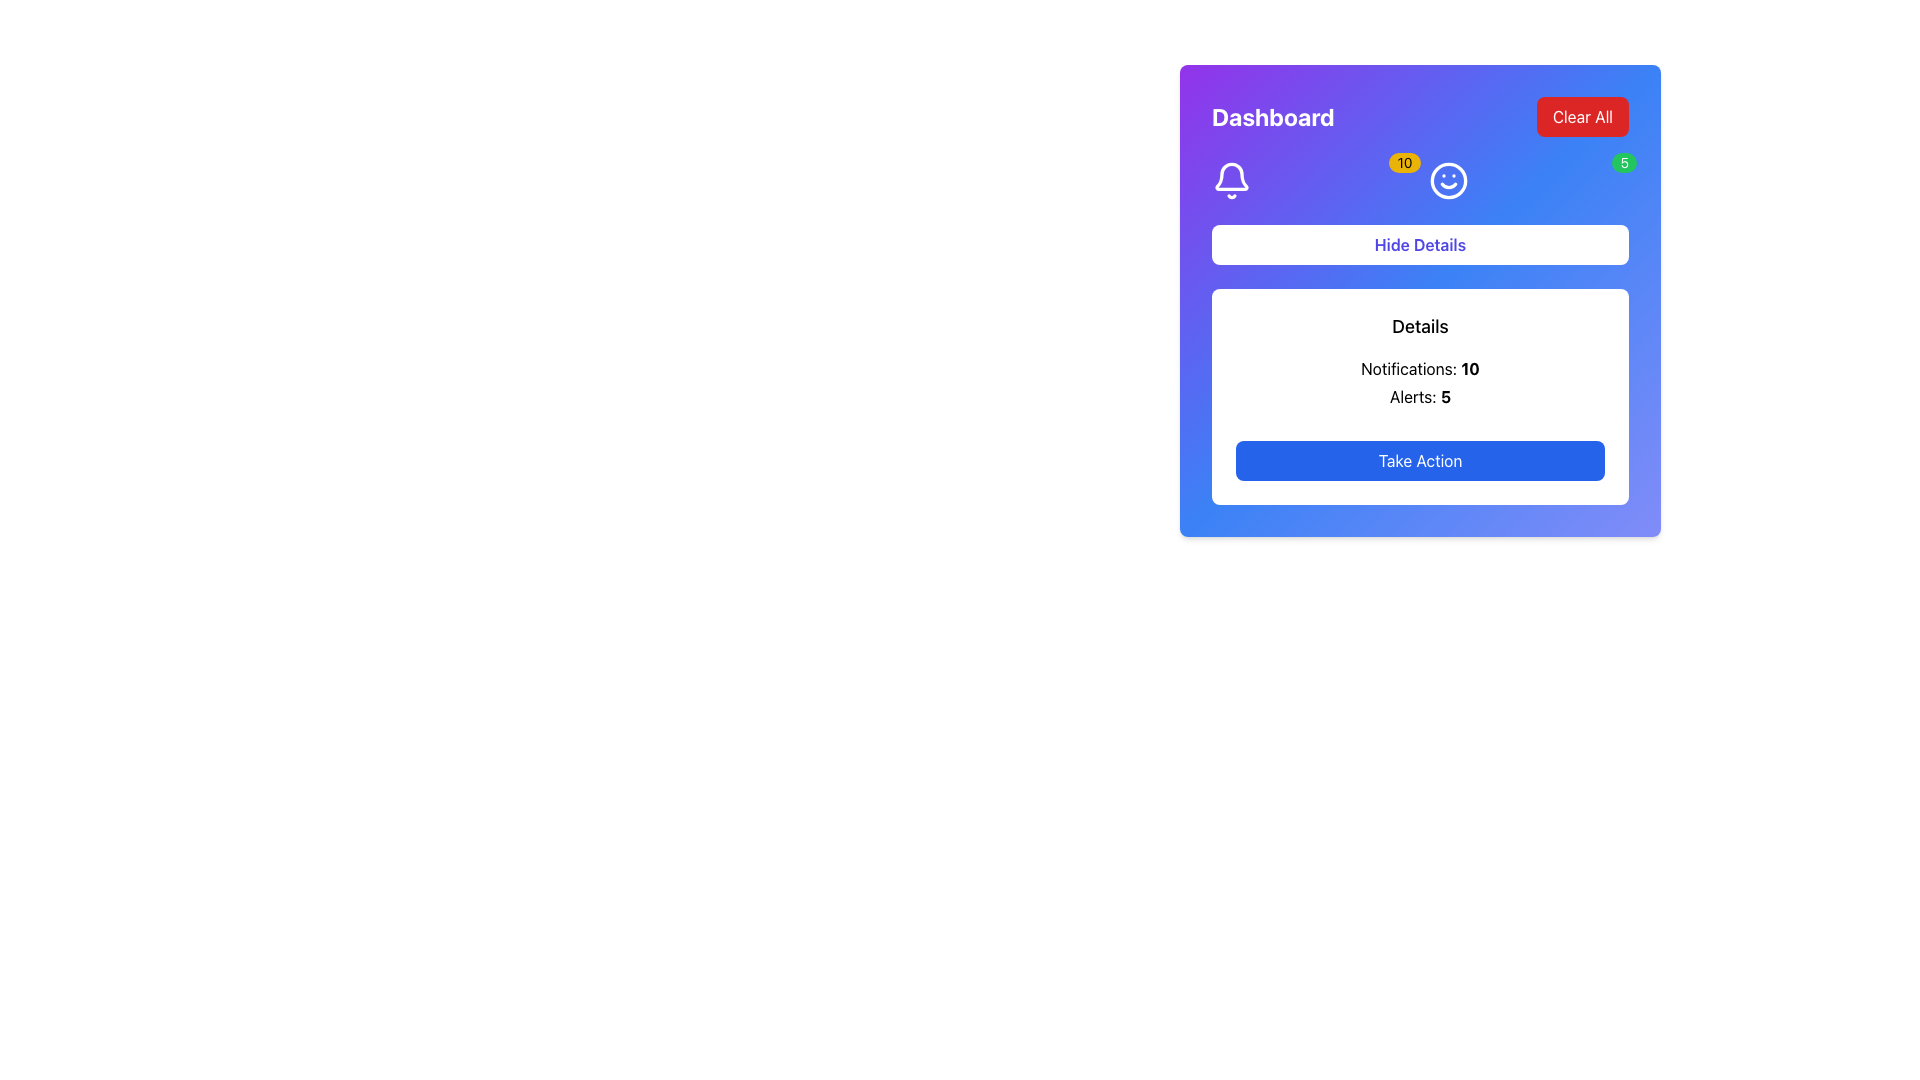 The height and width of the screenshot is (1080, 1920). What do you see at coordinates (1448, 181) in the screenshot?
I see `the smiley face icon component located in the top-right corner of the dashboard, adjacent to the 'Clear All' button` at bounding box center [1448, 181].